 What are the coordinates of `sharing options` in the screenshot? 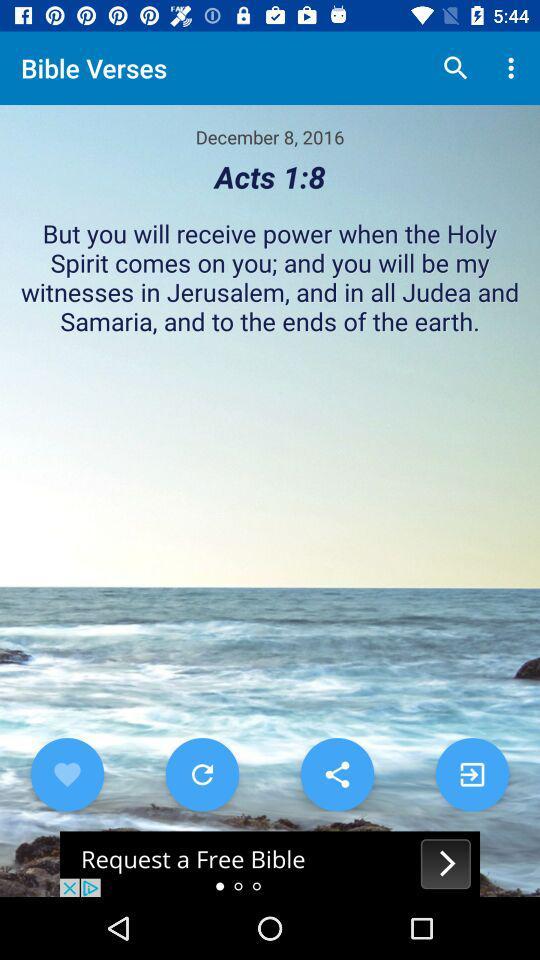 It's located at (337, 773).